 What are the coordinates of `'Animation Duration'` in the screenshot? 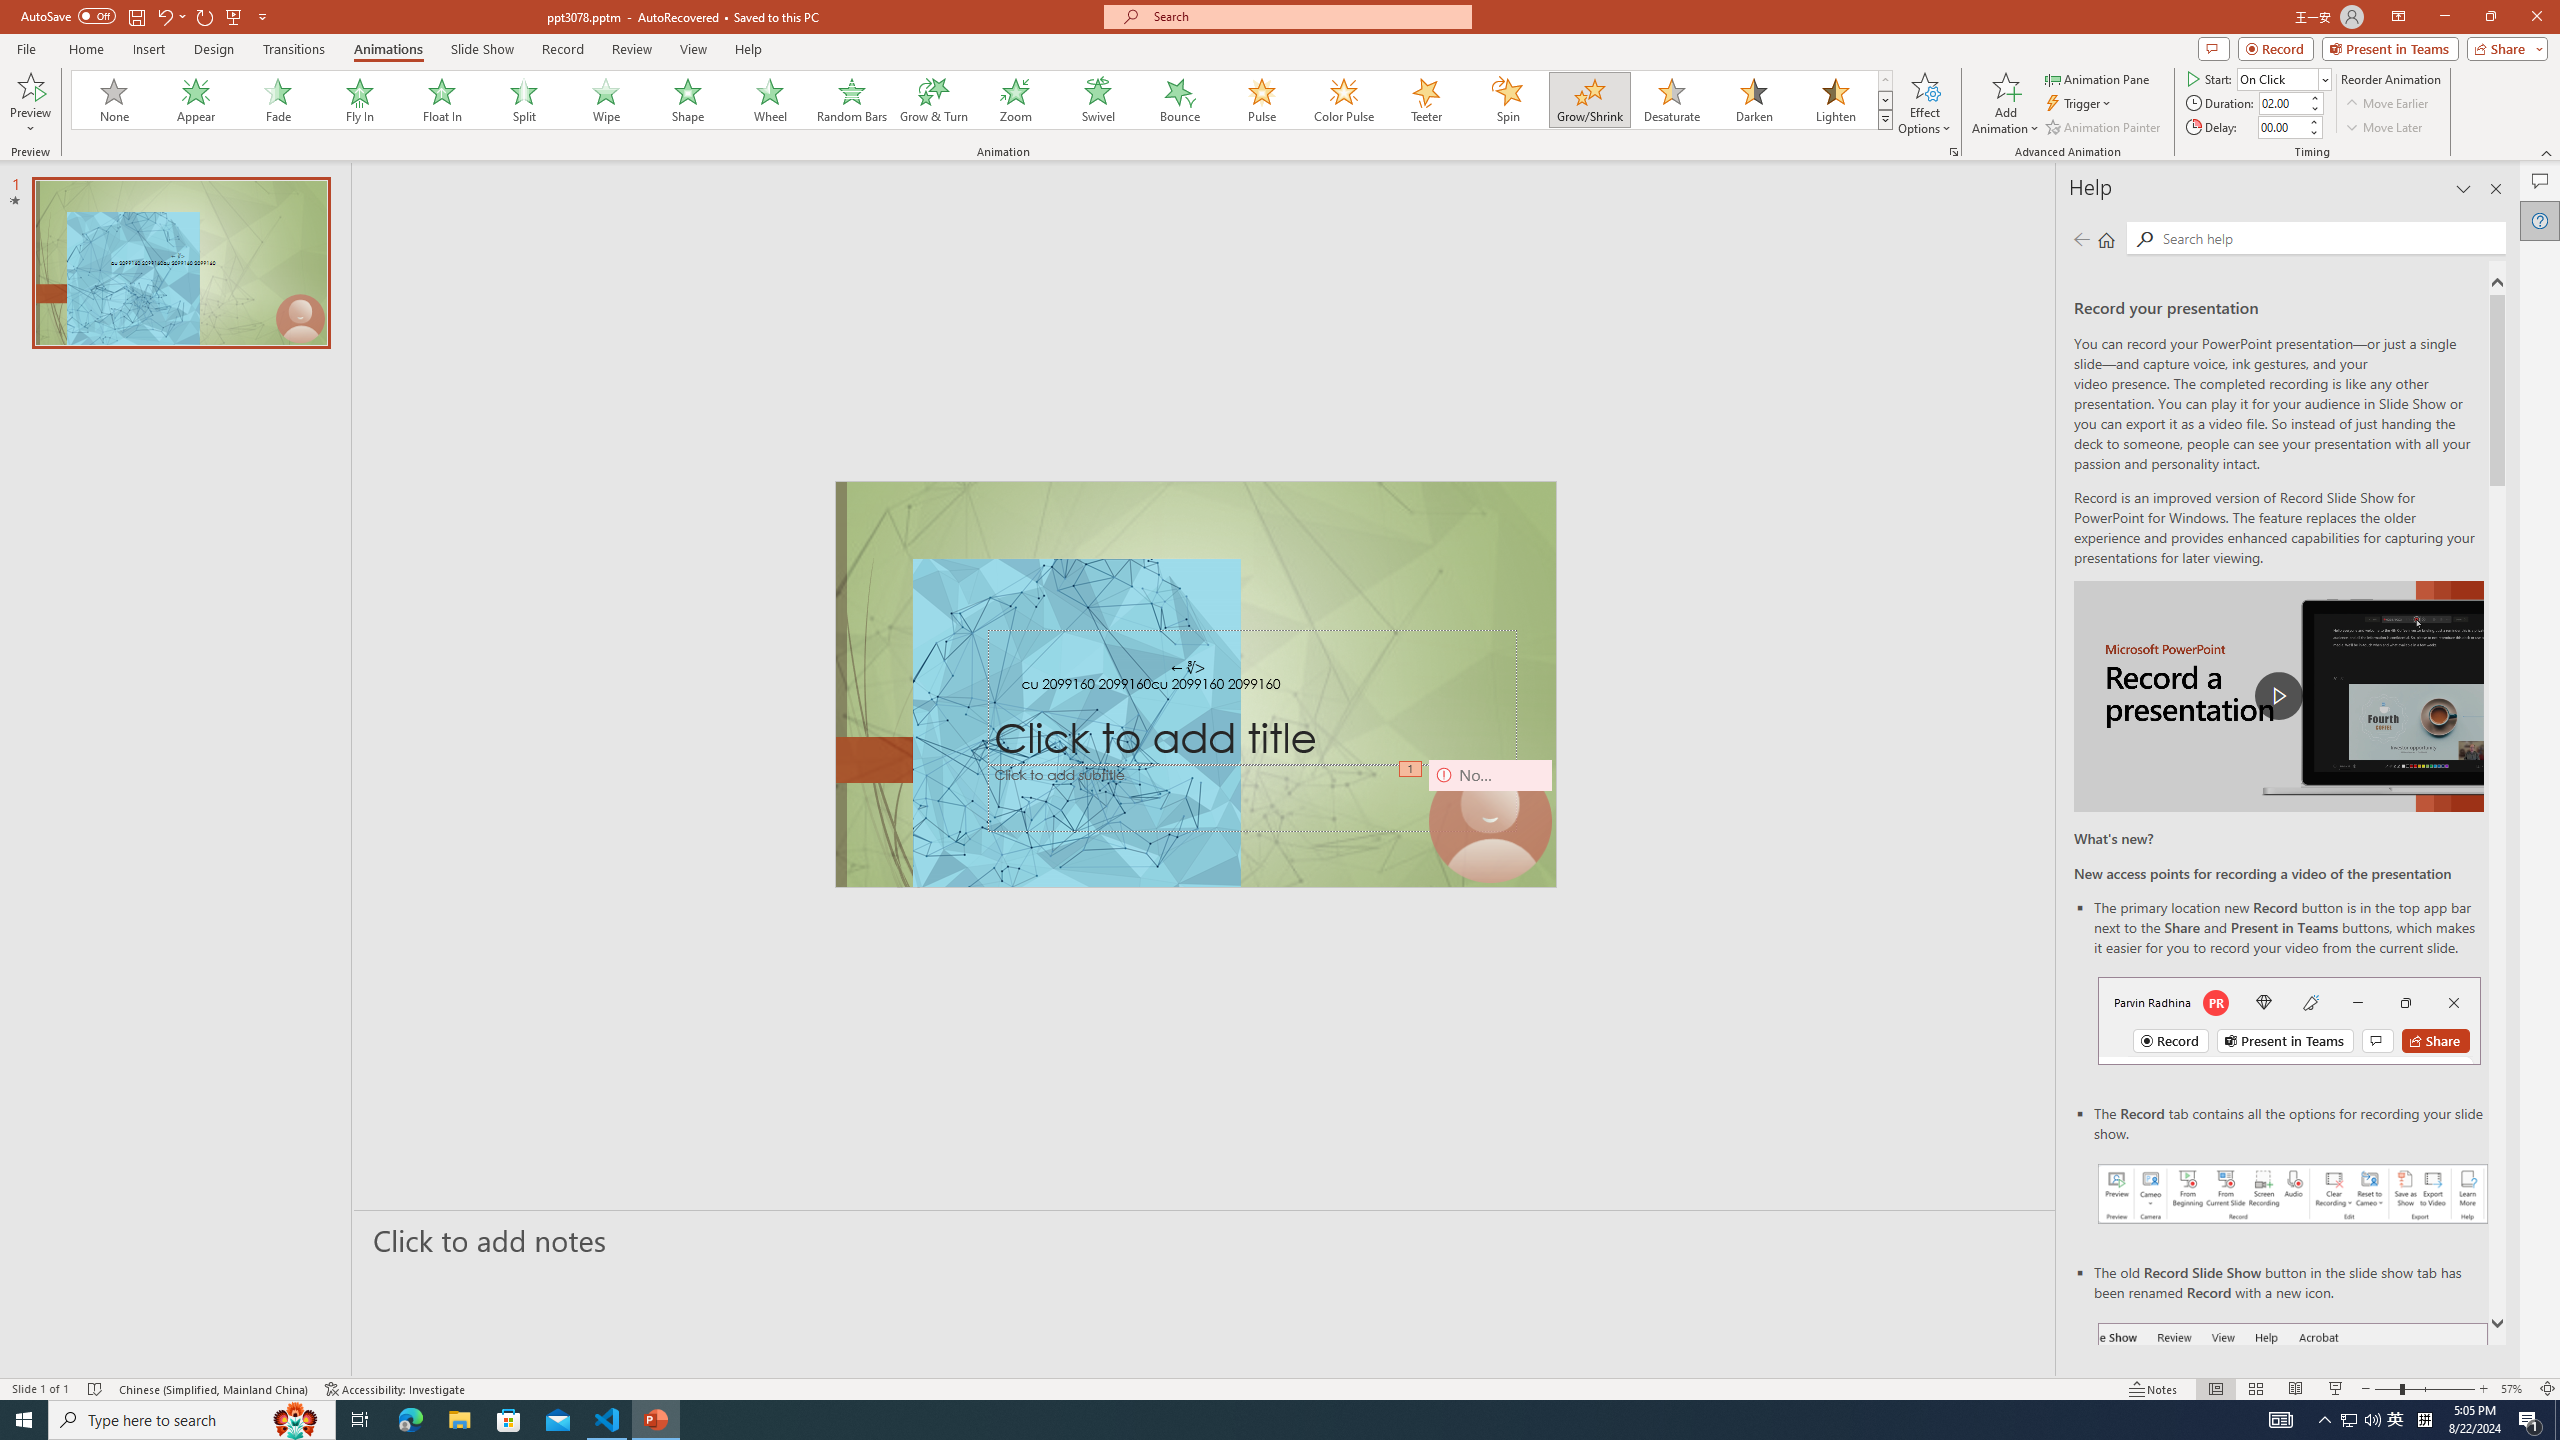 It's located at (2282, 102).